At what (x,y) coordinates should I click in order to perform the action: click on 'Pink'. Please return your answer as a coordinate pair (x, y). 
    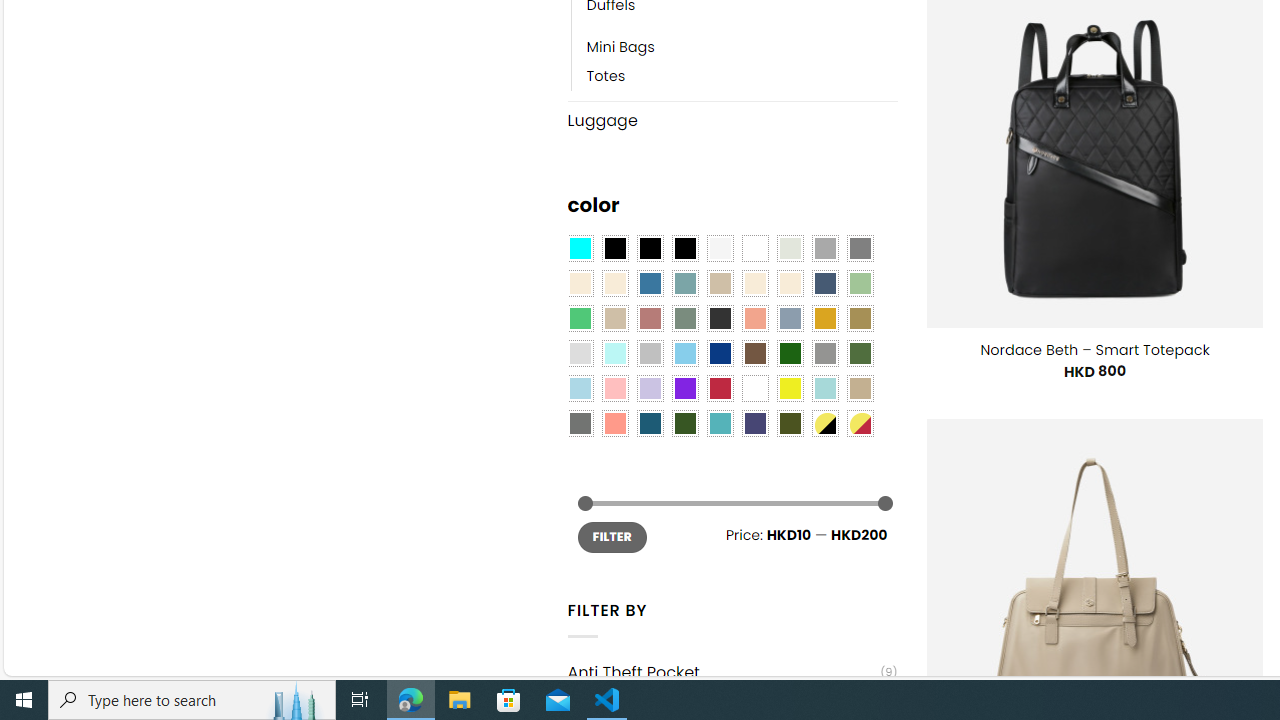
    Looking at the image, I should click on (614, 388).